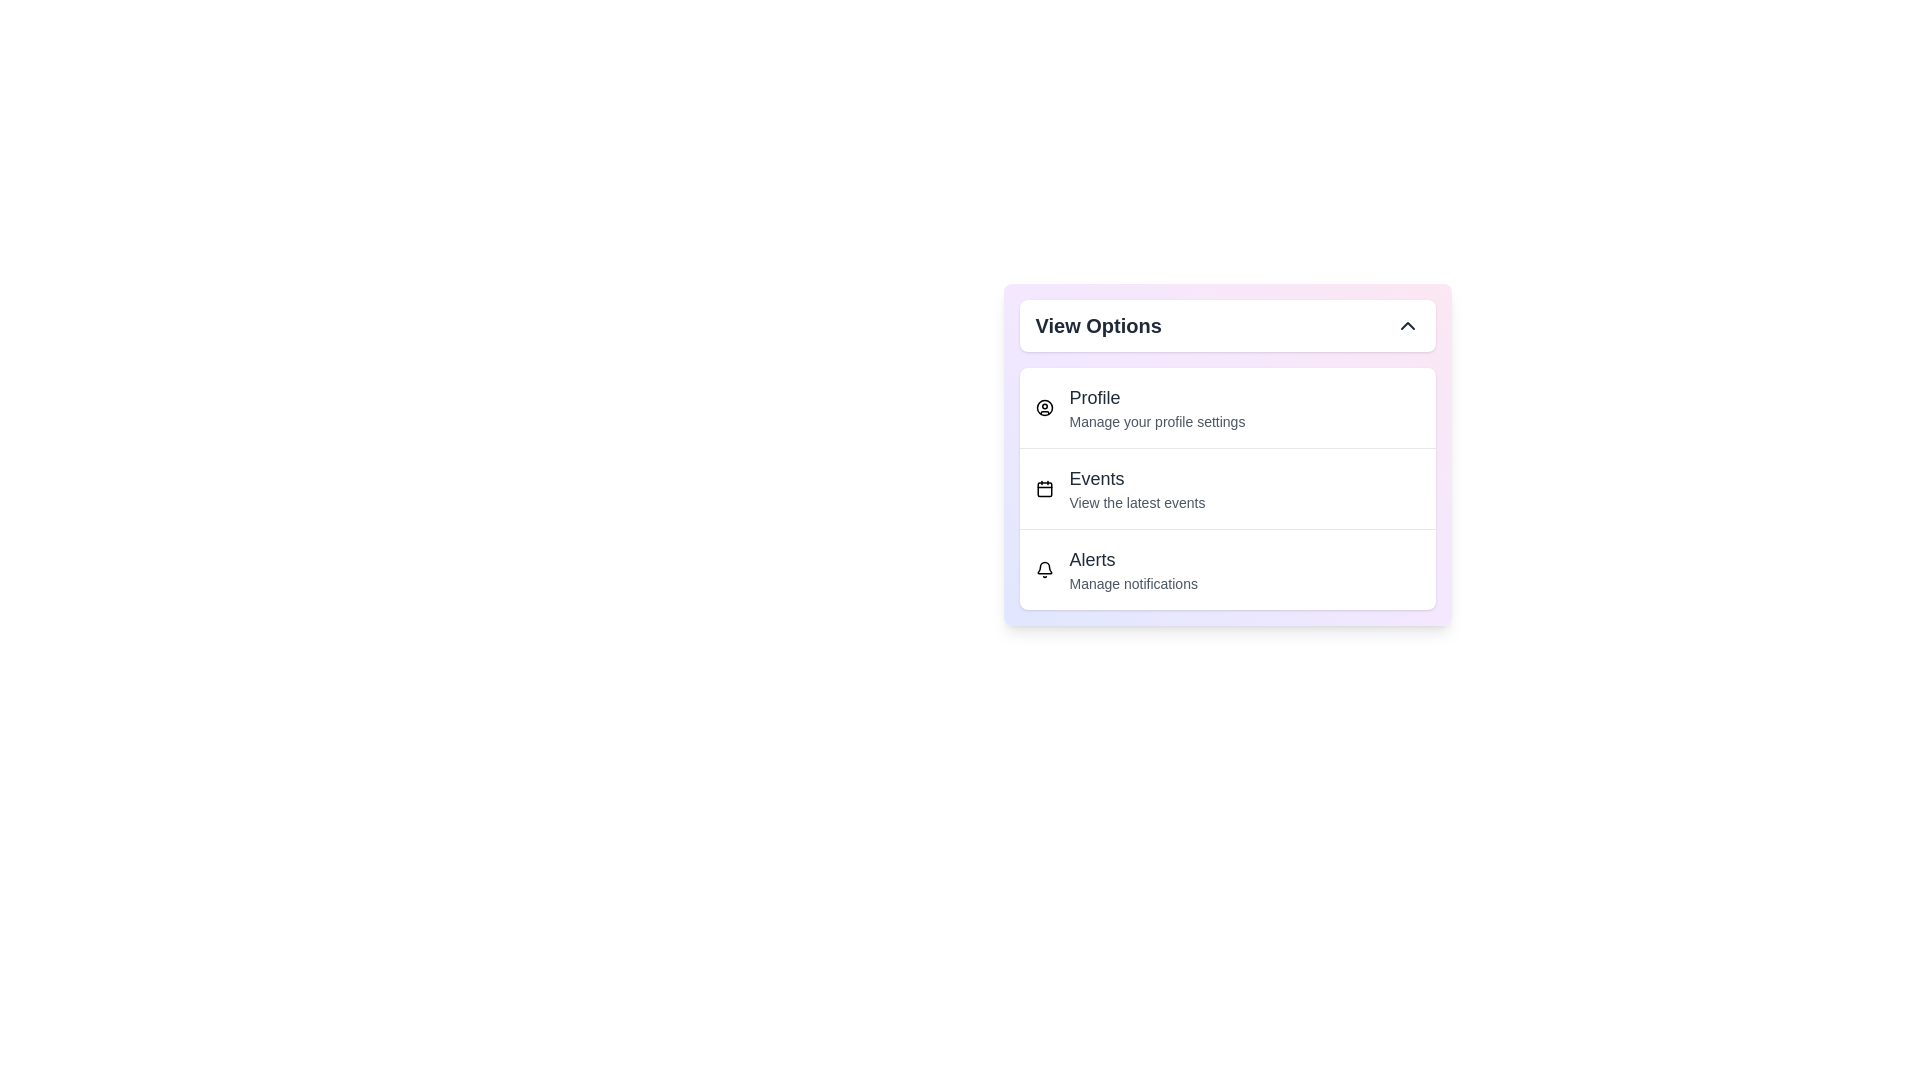 The width and height of the screenshot is (1920, 1080). What do you see at coordinates (1068, 384) in the screenshot?
I see `the text 'Profile' in the dropdown menu` at bounding box center [1068, 384].